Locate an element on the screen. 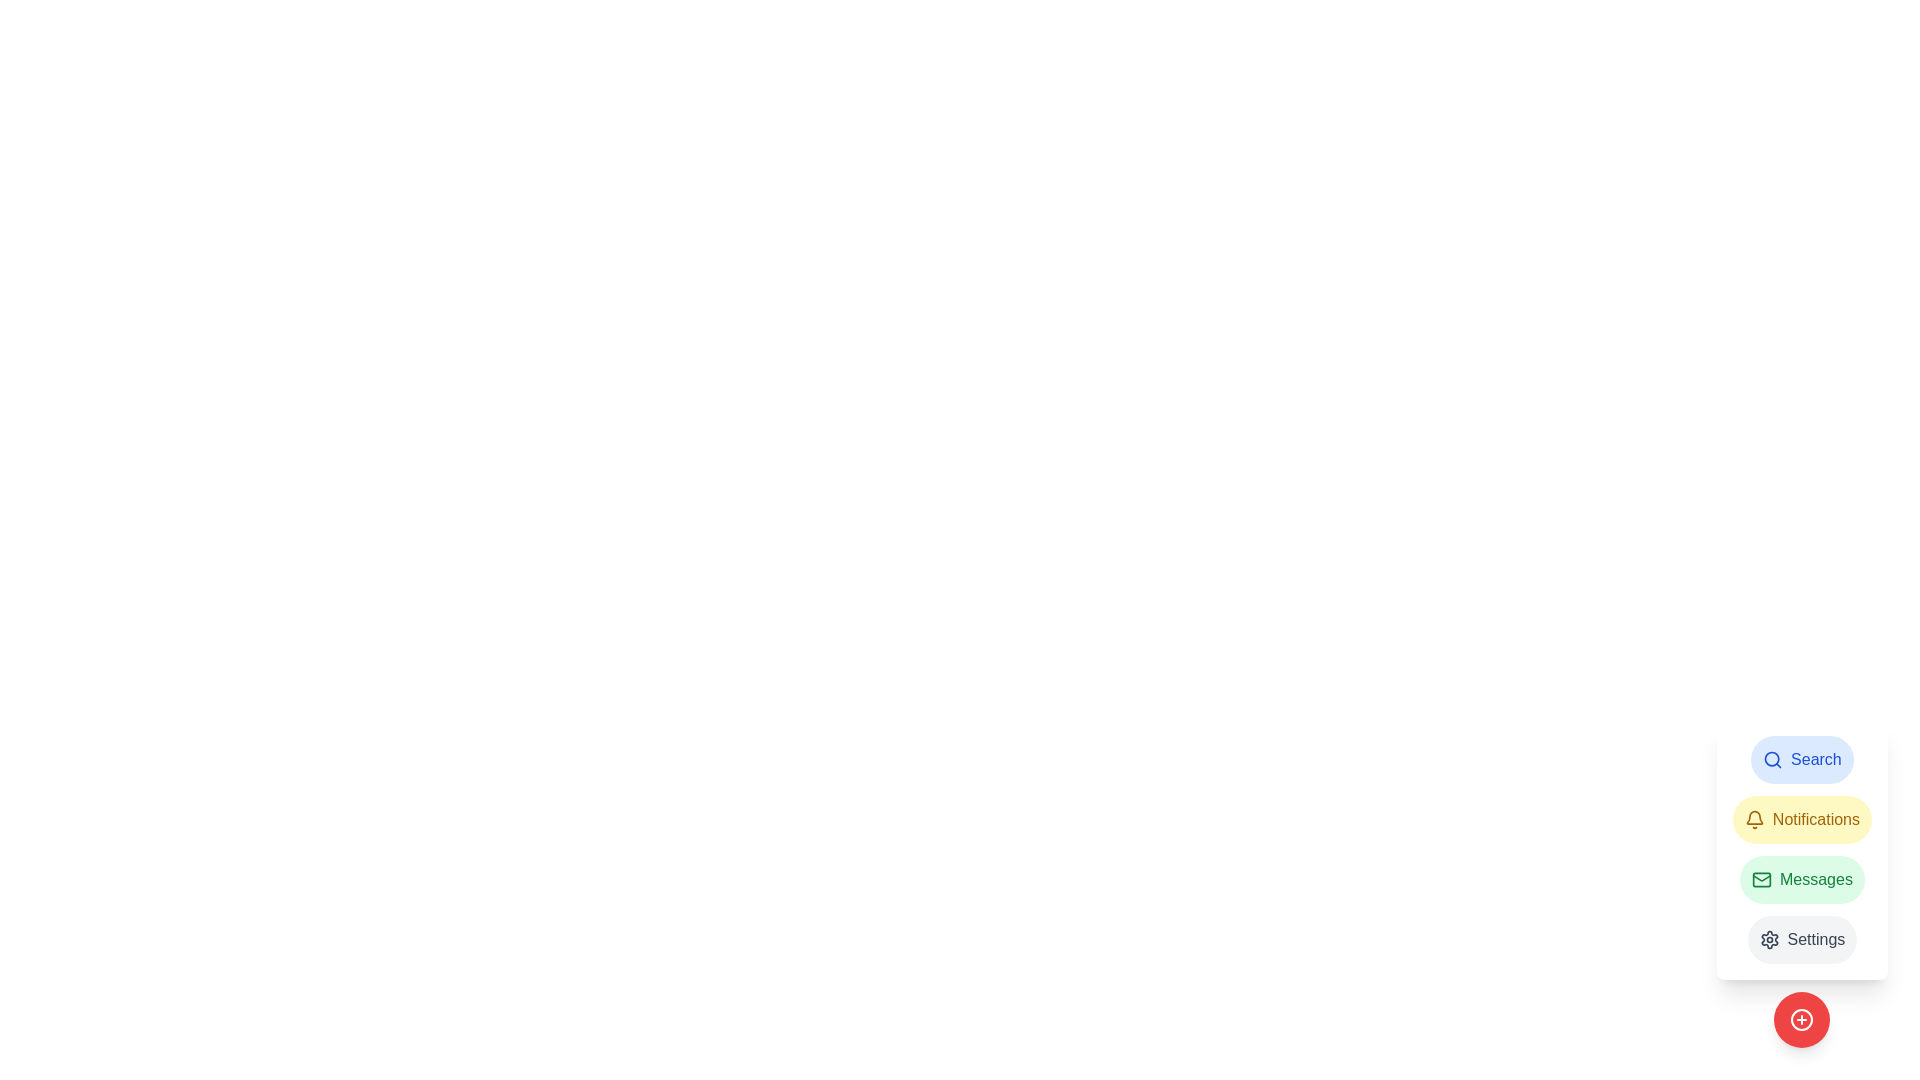  the 'Messages' button, which is the third button in a vertical stack of four buttons labeled 'Search', 'Notifications', 'Messages', and 'Settings' is located at coordinates (1802, 849).